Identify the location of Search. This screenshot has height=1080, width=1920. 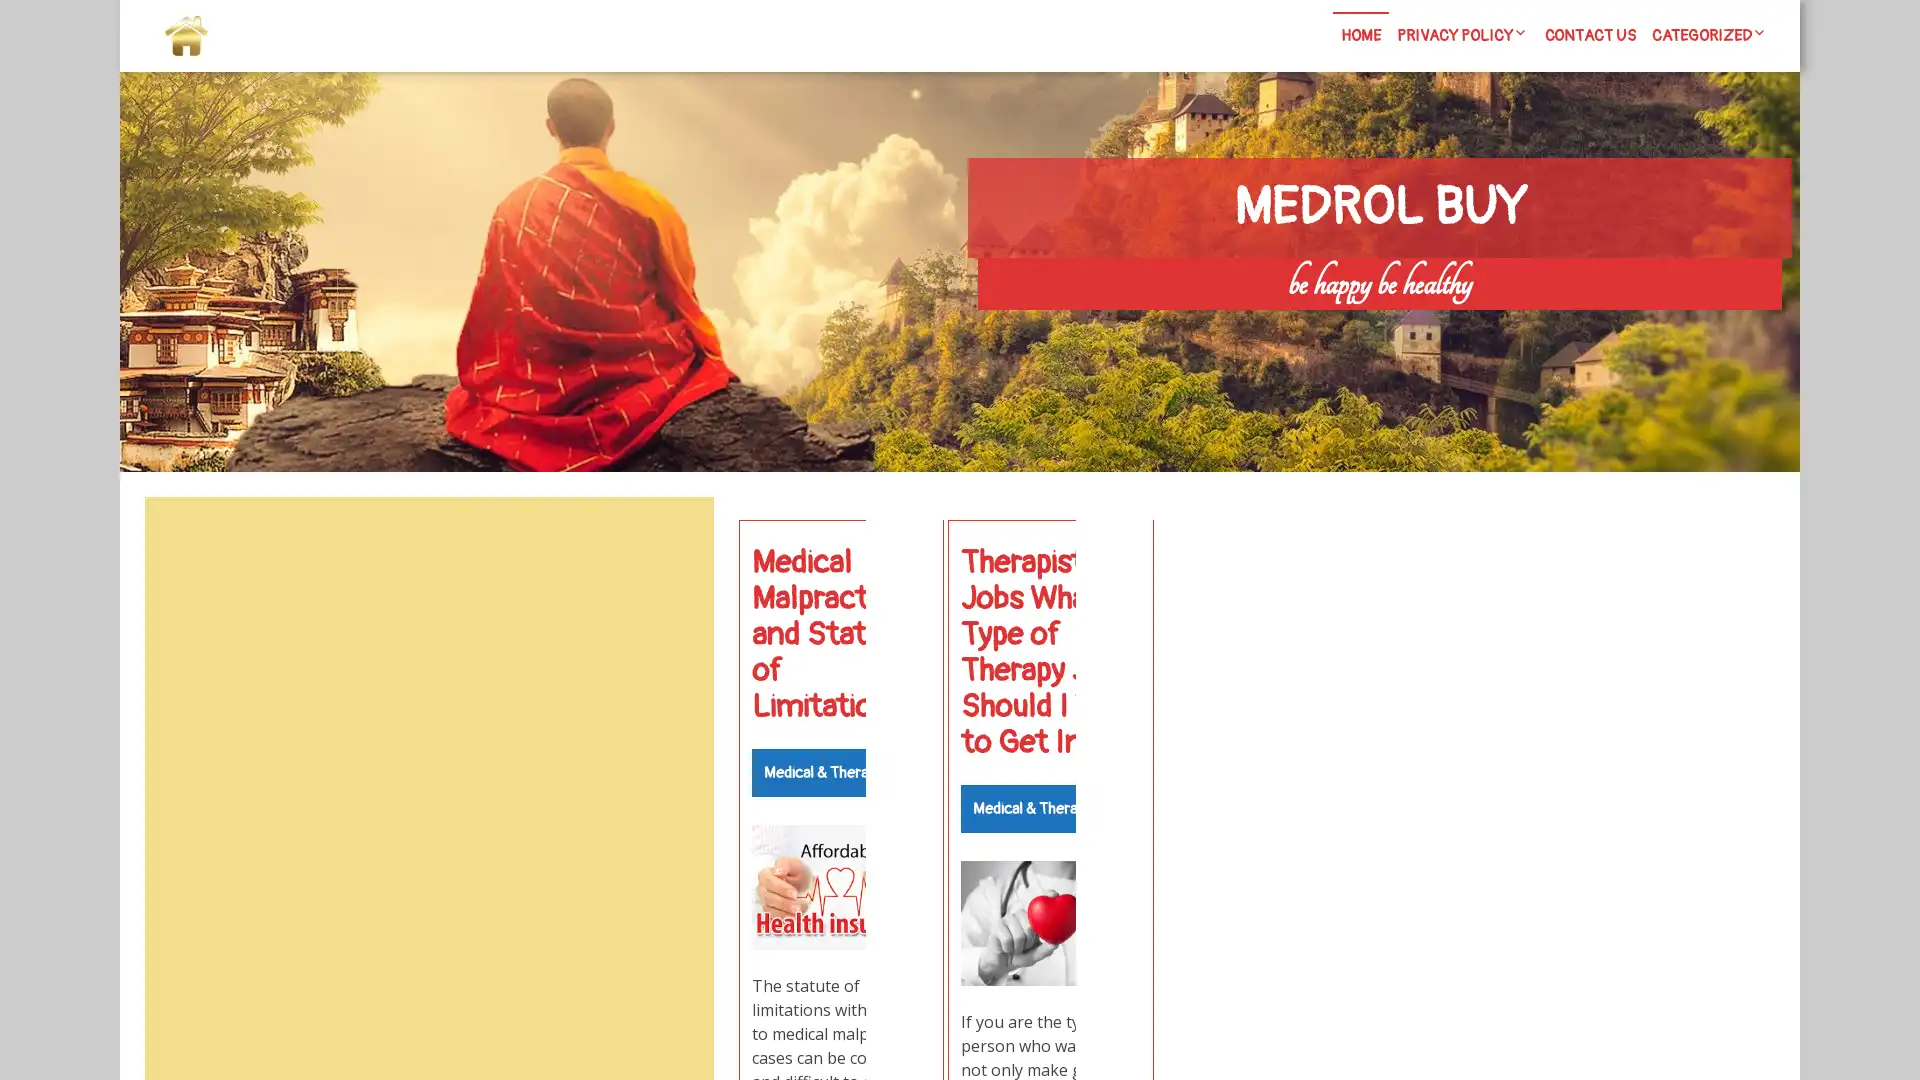
(667, 545).